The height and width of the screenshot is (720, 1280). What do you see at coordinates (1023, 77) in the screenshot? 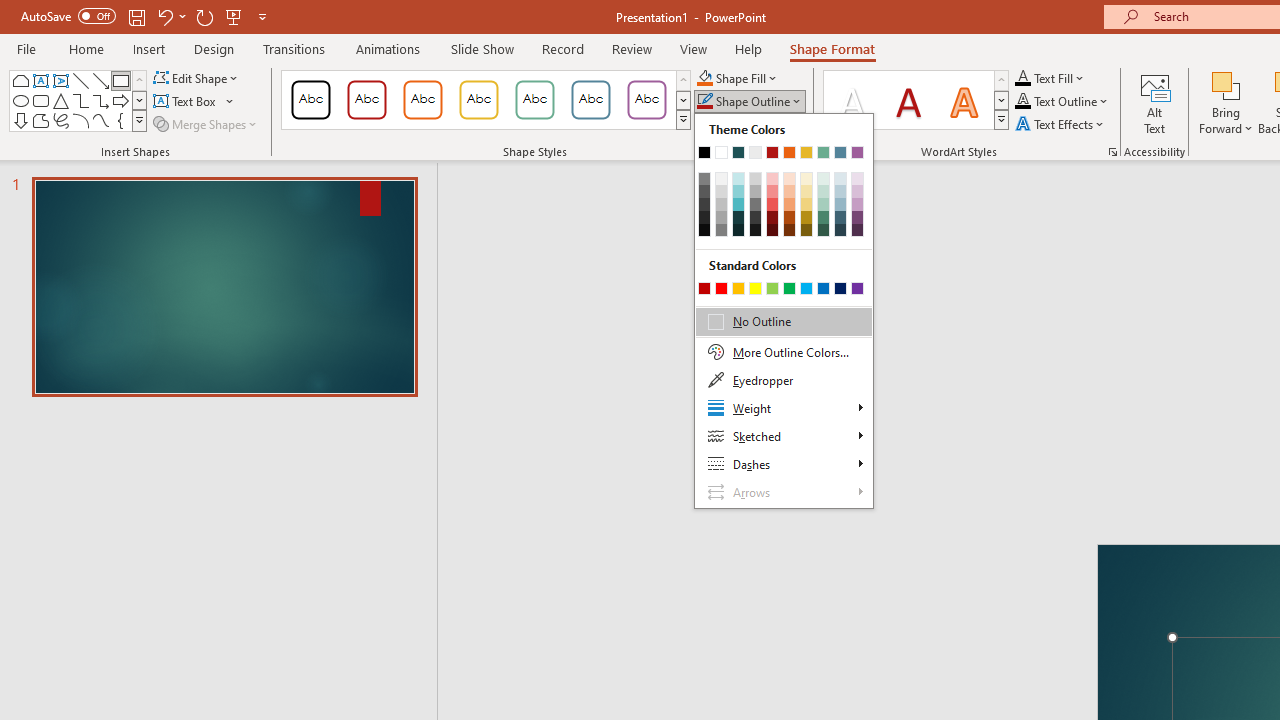
I see `'Text Fill RGB(0, 0, 0)'` at bounding box center [1023, 77].